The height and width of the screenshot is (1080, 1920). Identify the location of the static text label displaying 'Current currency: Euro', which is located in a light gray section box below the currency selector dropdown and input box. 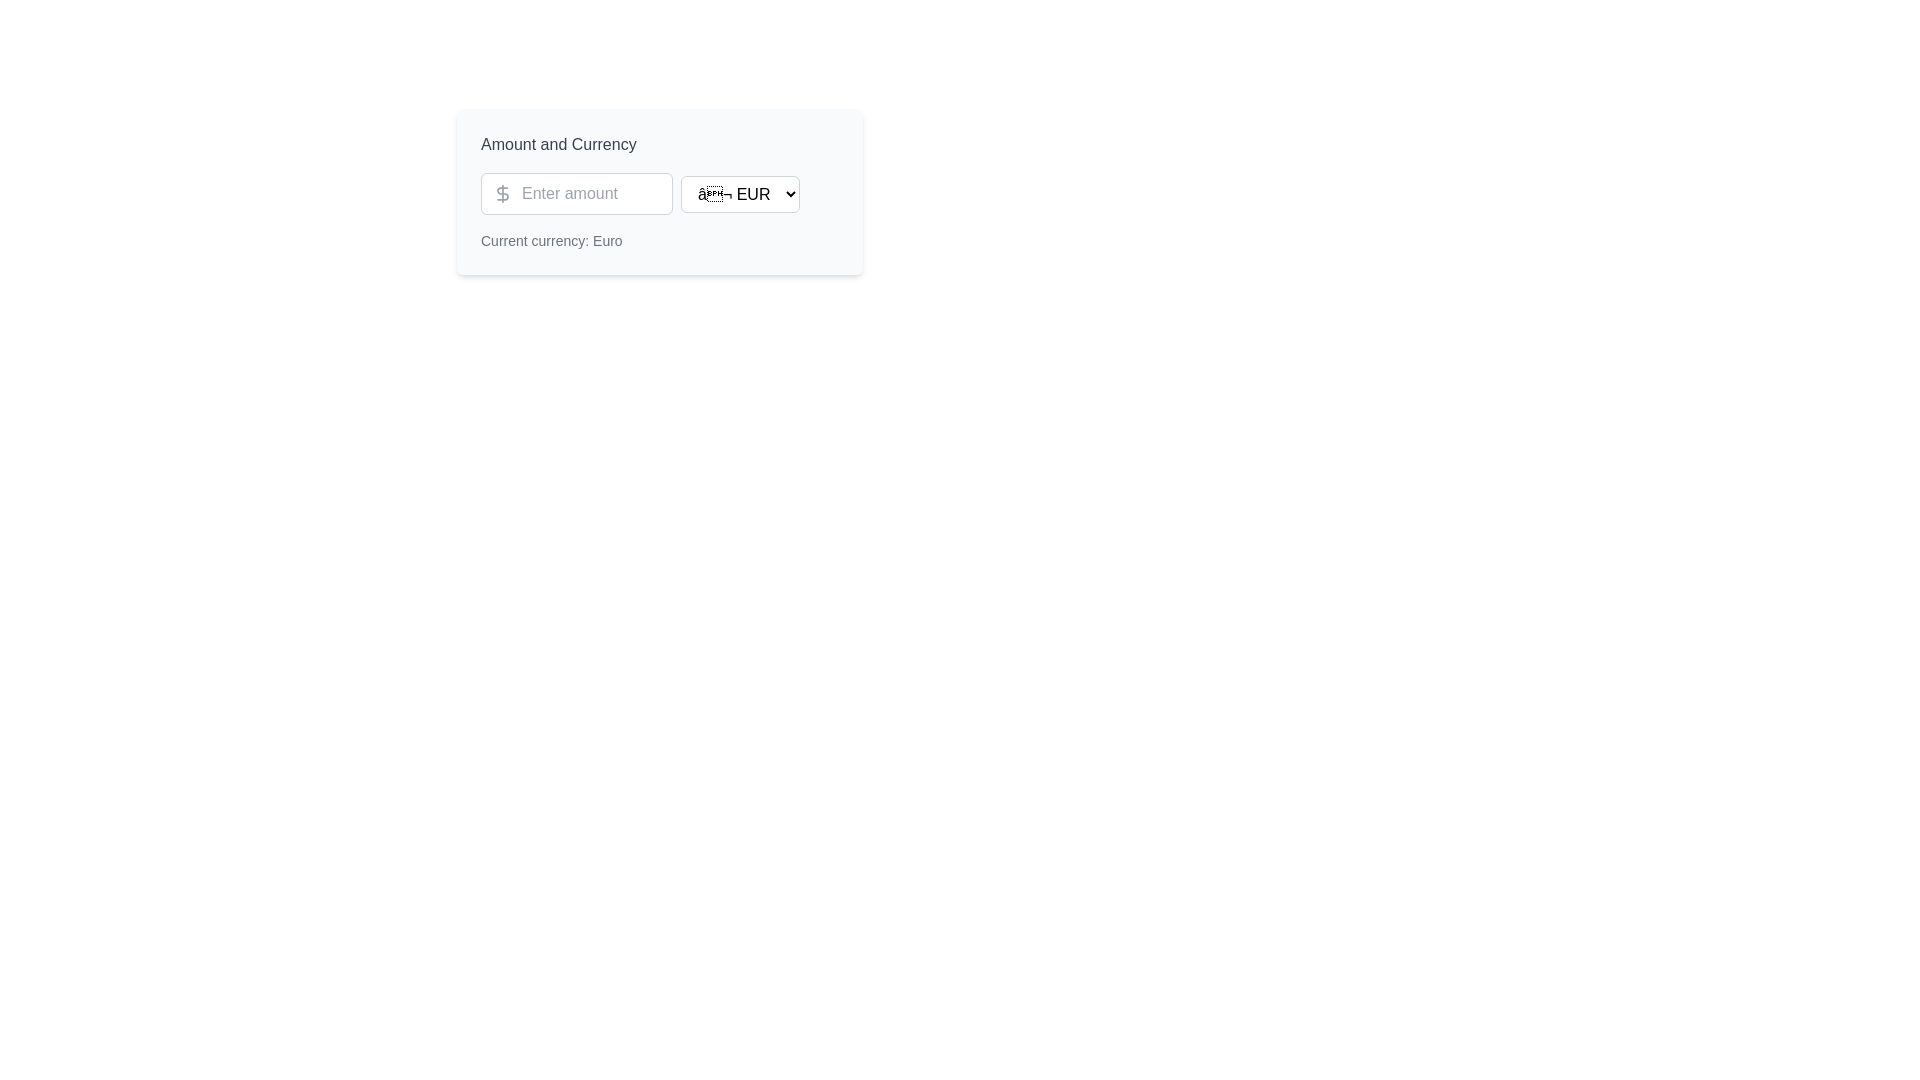
(551, 239).